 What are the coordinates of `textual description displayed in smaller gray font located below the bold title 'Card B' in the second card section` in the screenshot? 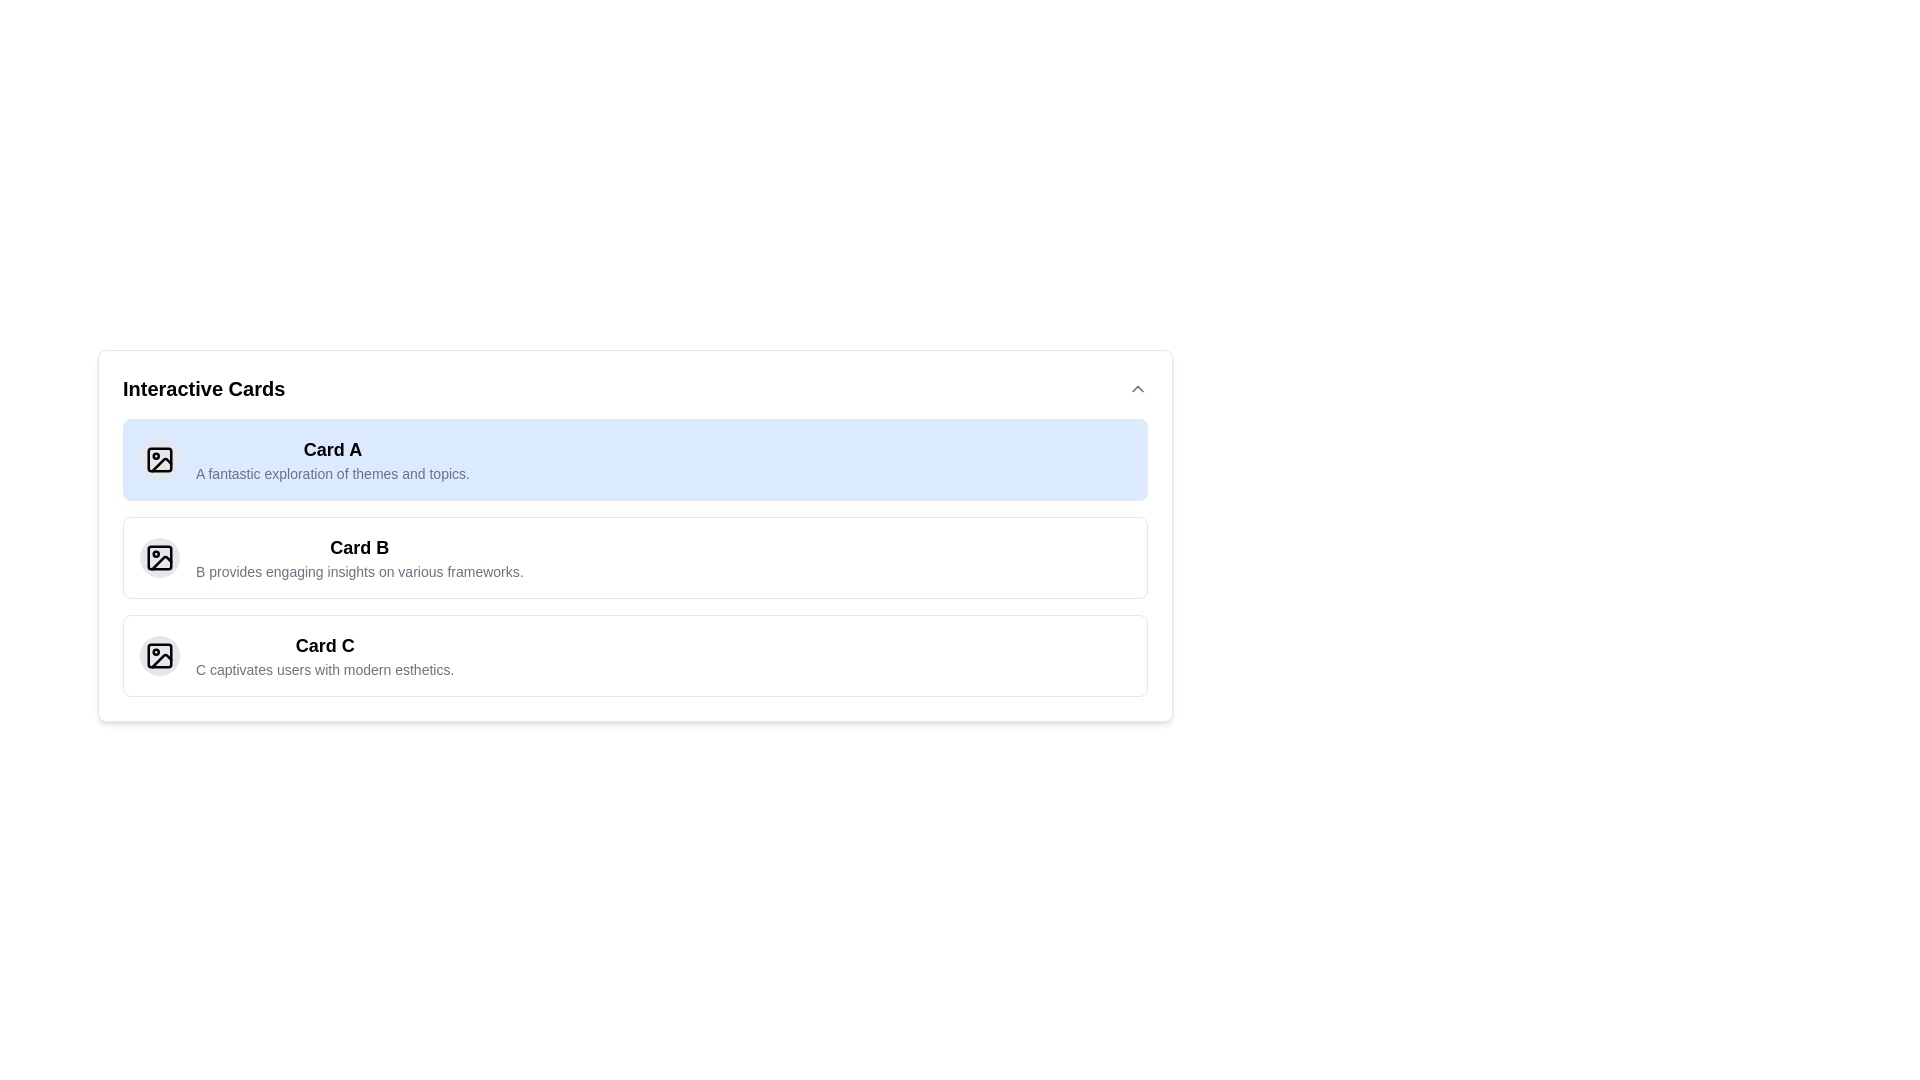 It's located at (359, 571).